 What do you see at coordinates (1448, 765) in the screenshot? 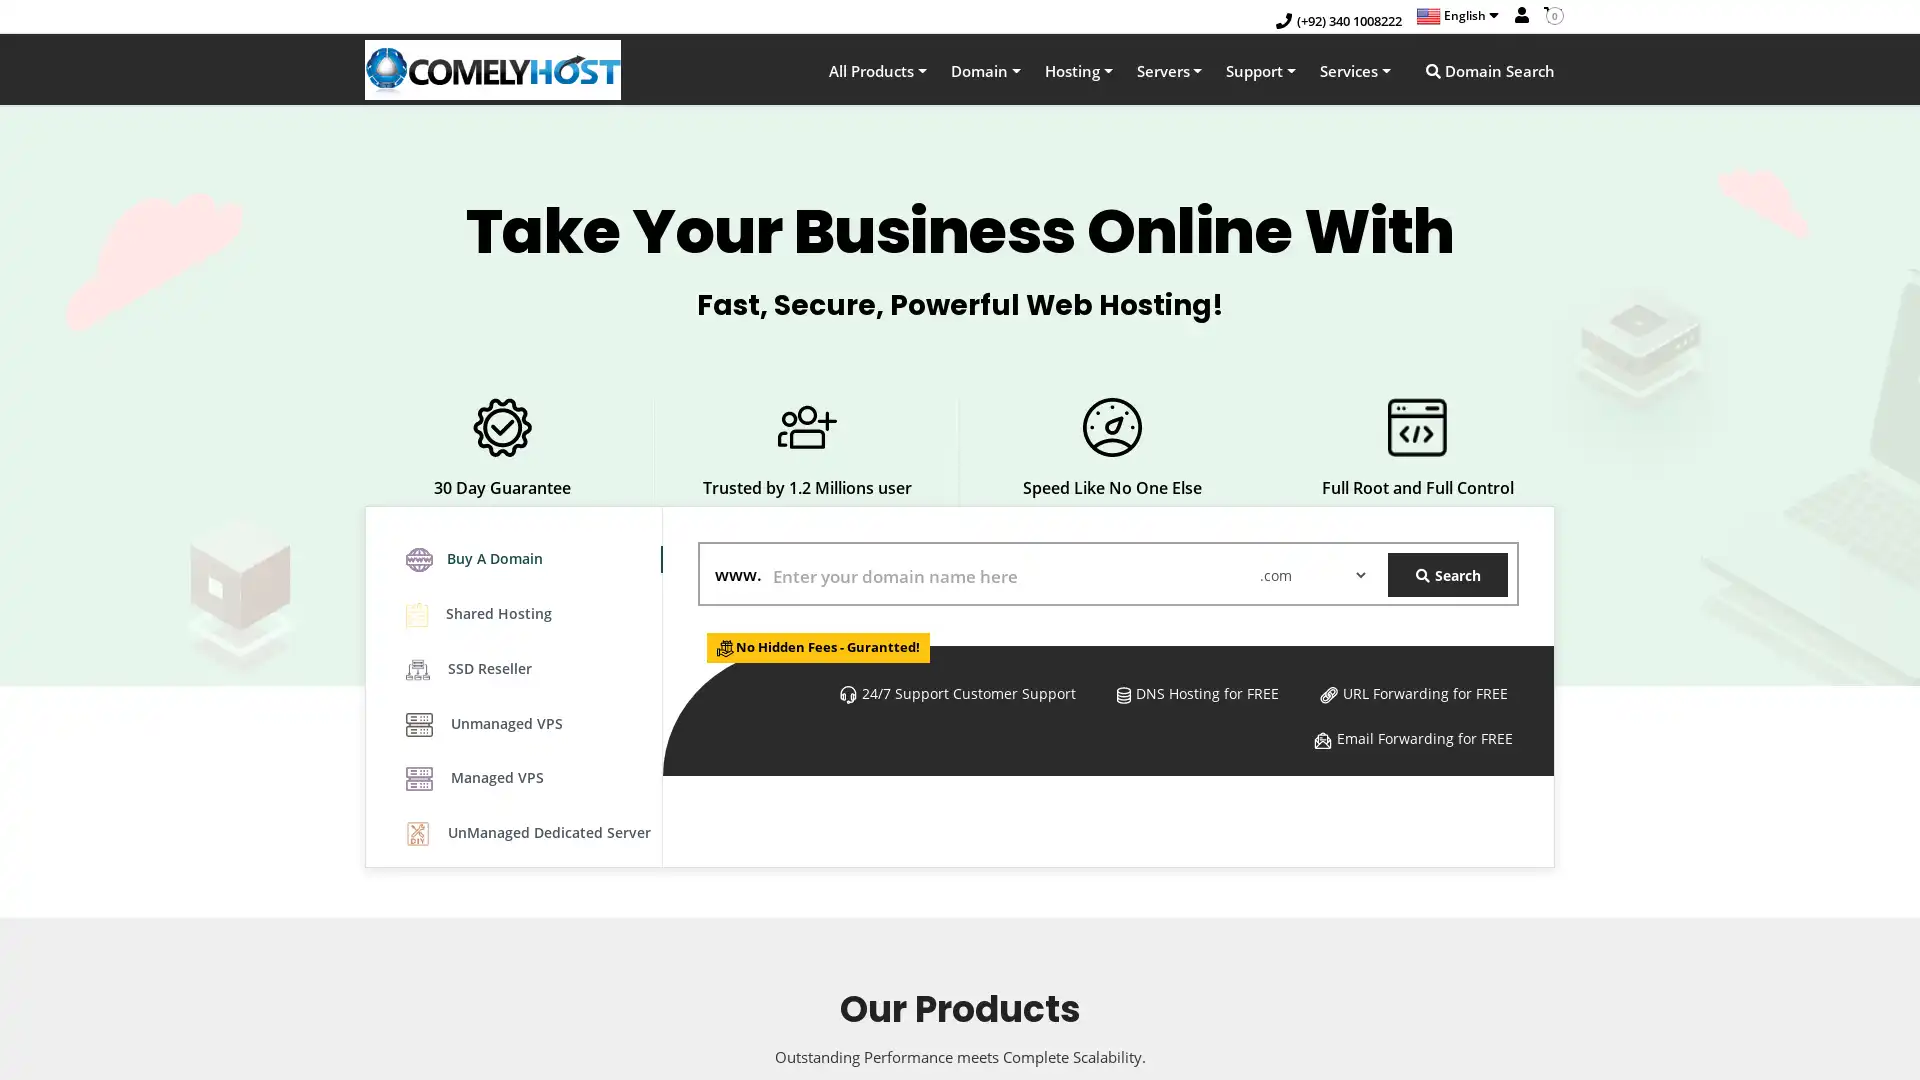
I see `Search` at bounding box center [1448, 765].